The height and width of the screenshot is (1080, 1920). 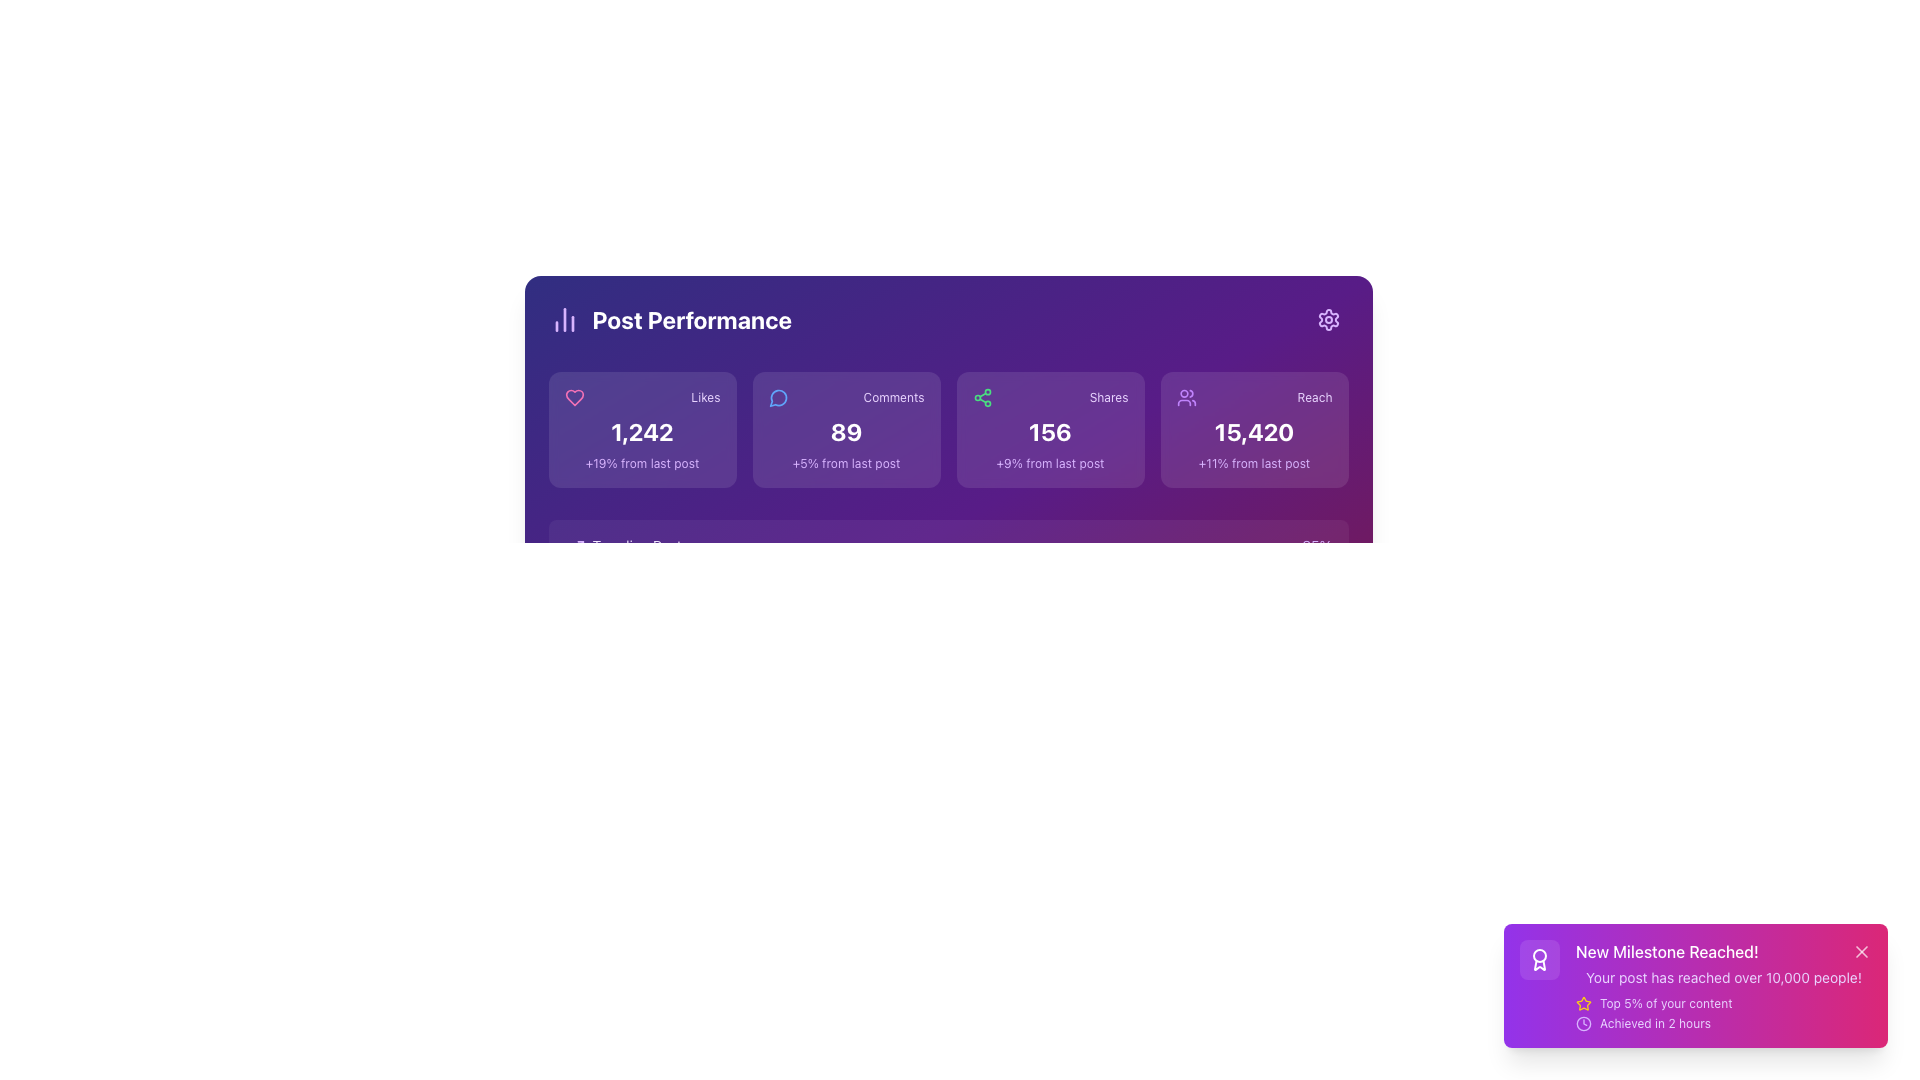 I want to click on the Text with Icon that consists of a star symbol followed by the text 'Top 5% of your content.' The star is yellow and the text is purple, located in the notification card titled 'New Milestone Reached!', so click(x=1722, y=1003).